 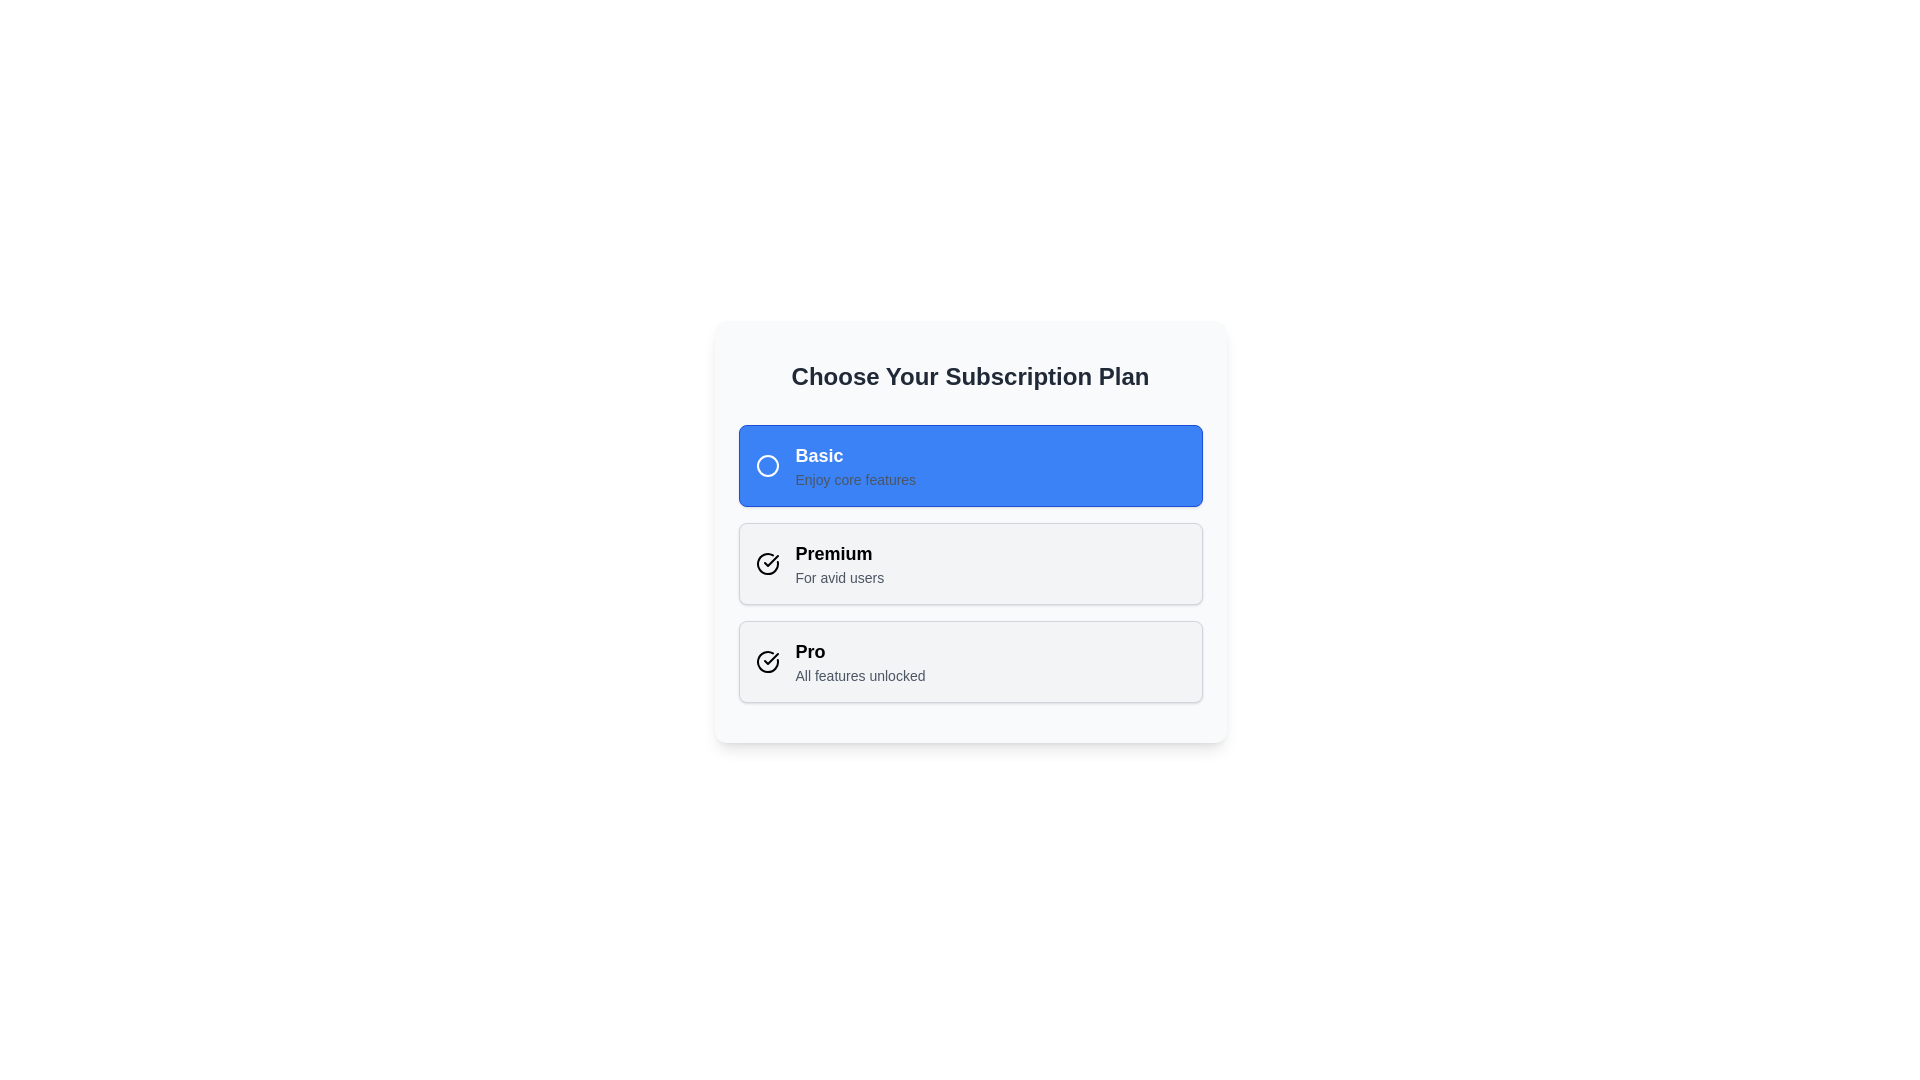 What do you see at coordinates (839, 563) in the screenshot?
I see `the text block displaying the name and description of the 'Premium' subscription plan option, located in the second option card of the subscription plan interface` at bounding box center [839, 563].